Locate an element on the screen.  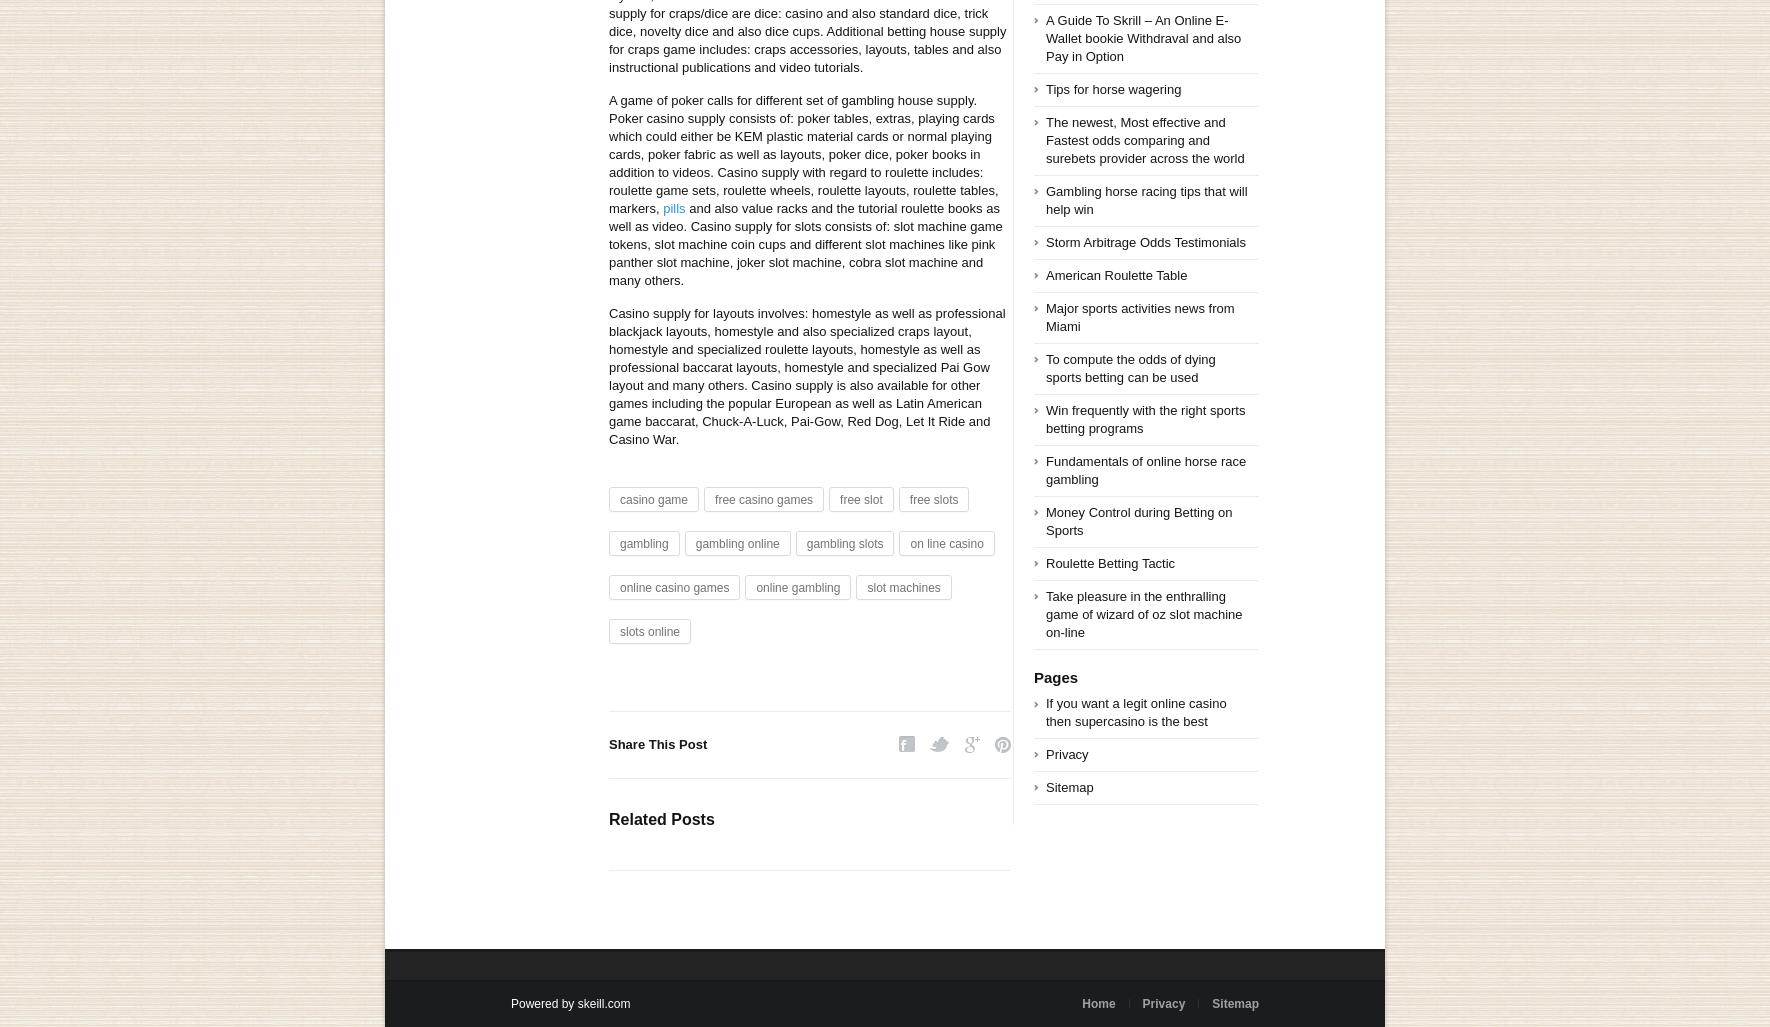
'gambling' is located at coordinates (642, 543).